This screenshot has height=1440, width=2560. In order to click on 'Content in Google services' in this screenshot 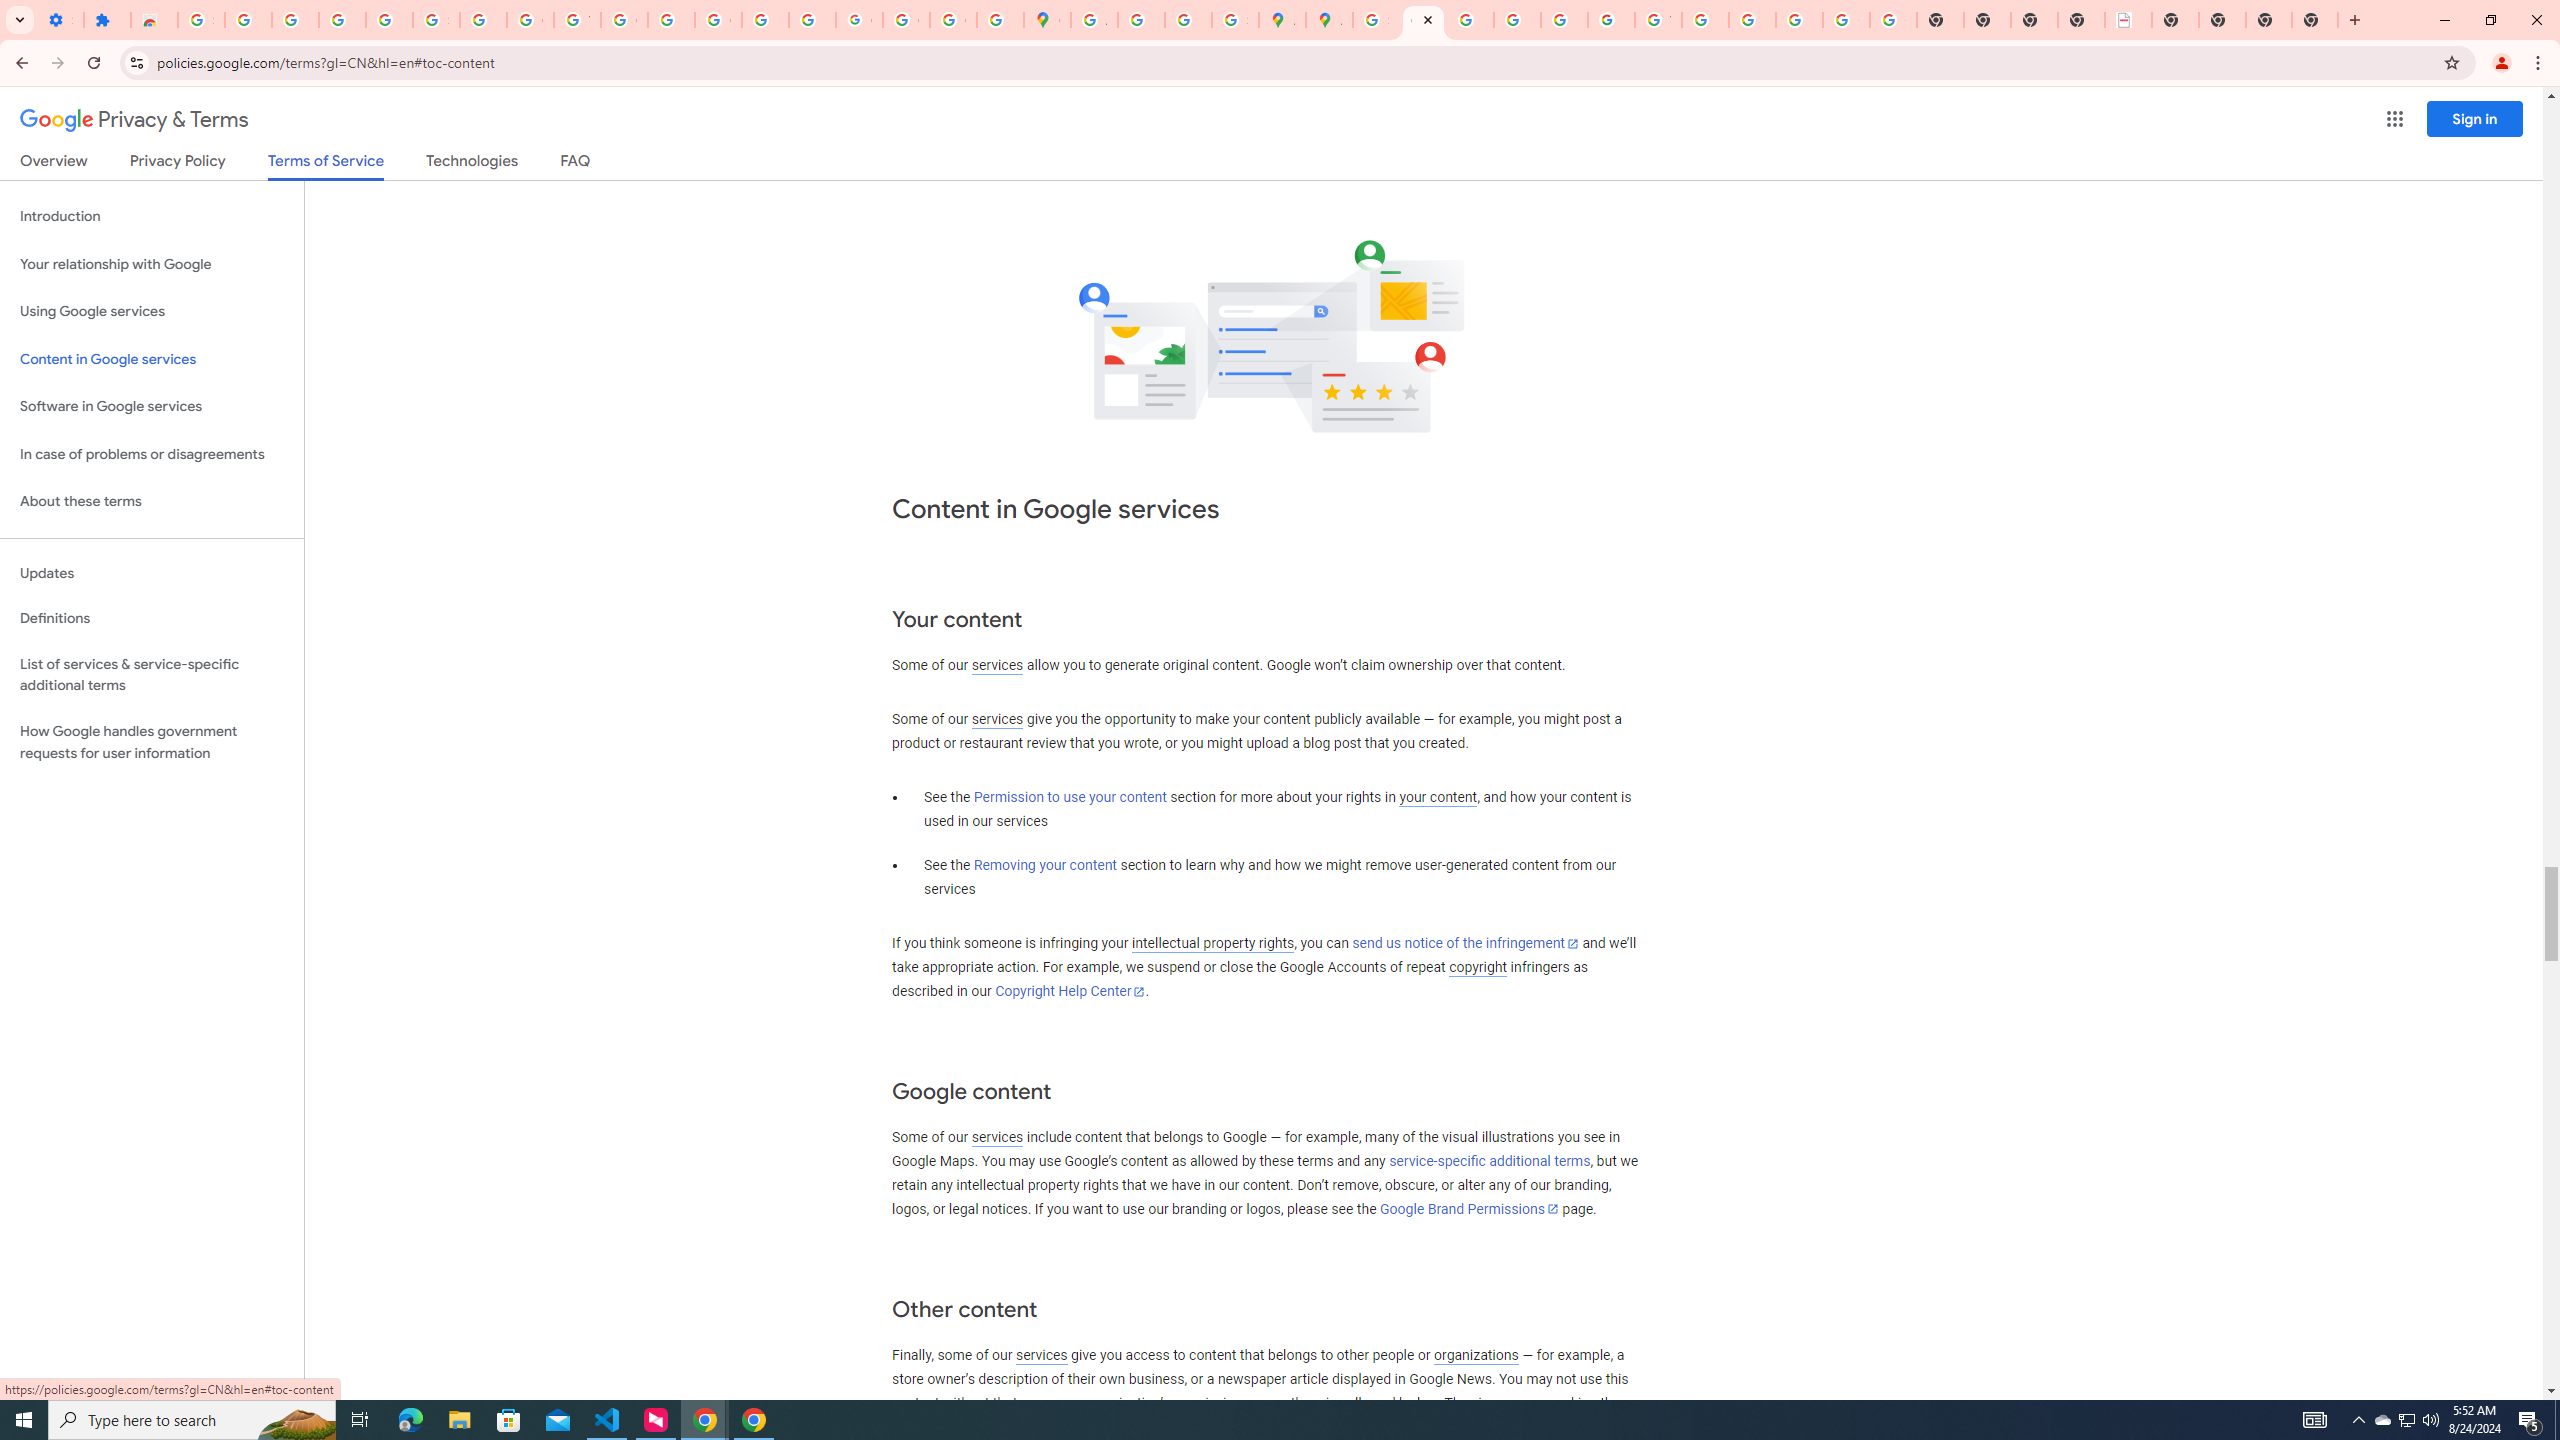, I will do `click(151, 360)`.